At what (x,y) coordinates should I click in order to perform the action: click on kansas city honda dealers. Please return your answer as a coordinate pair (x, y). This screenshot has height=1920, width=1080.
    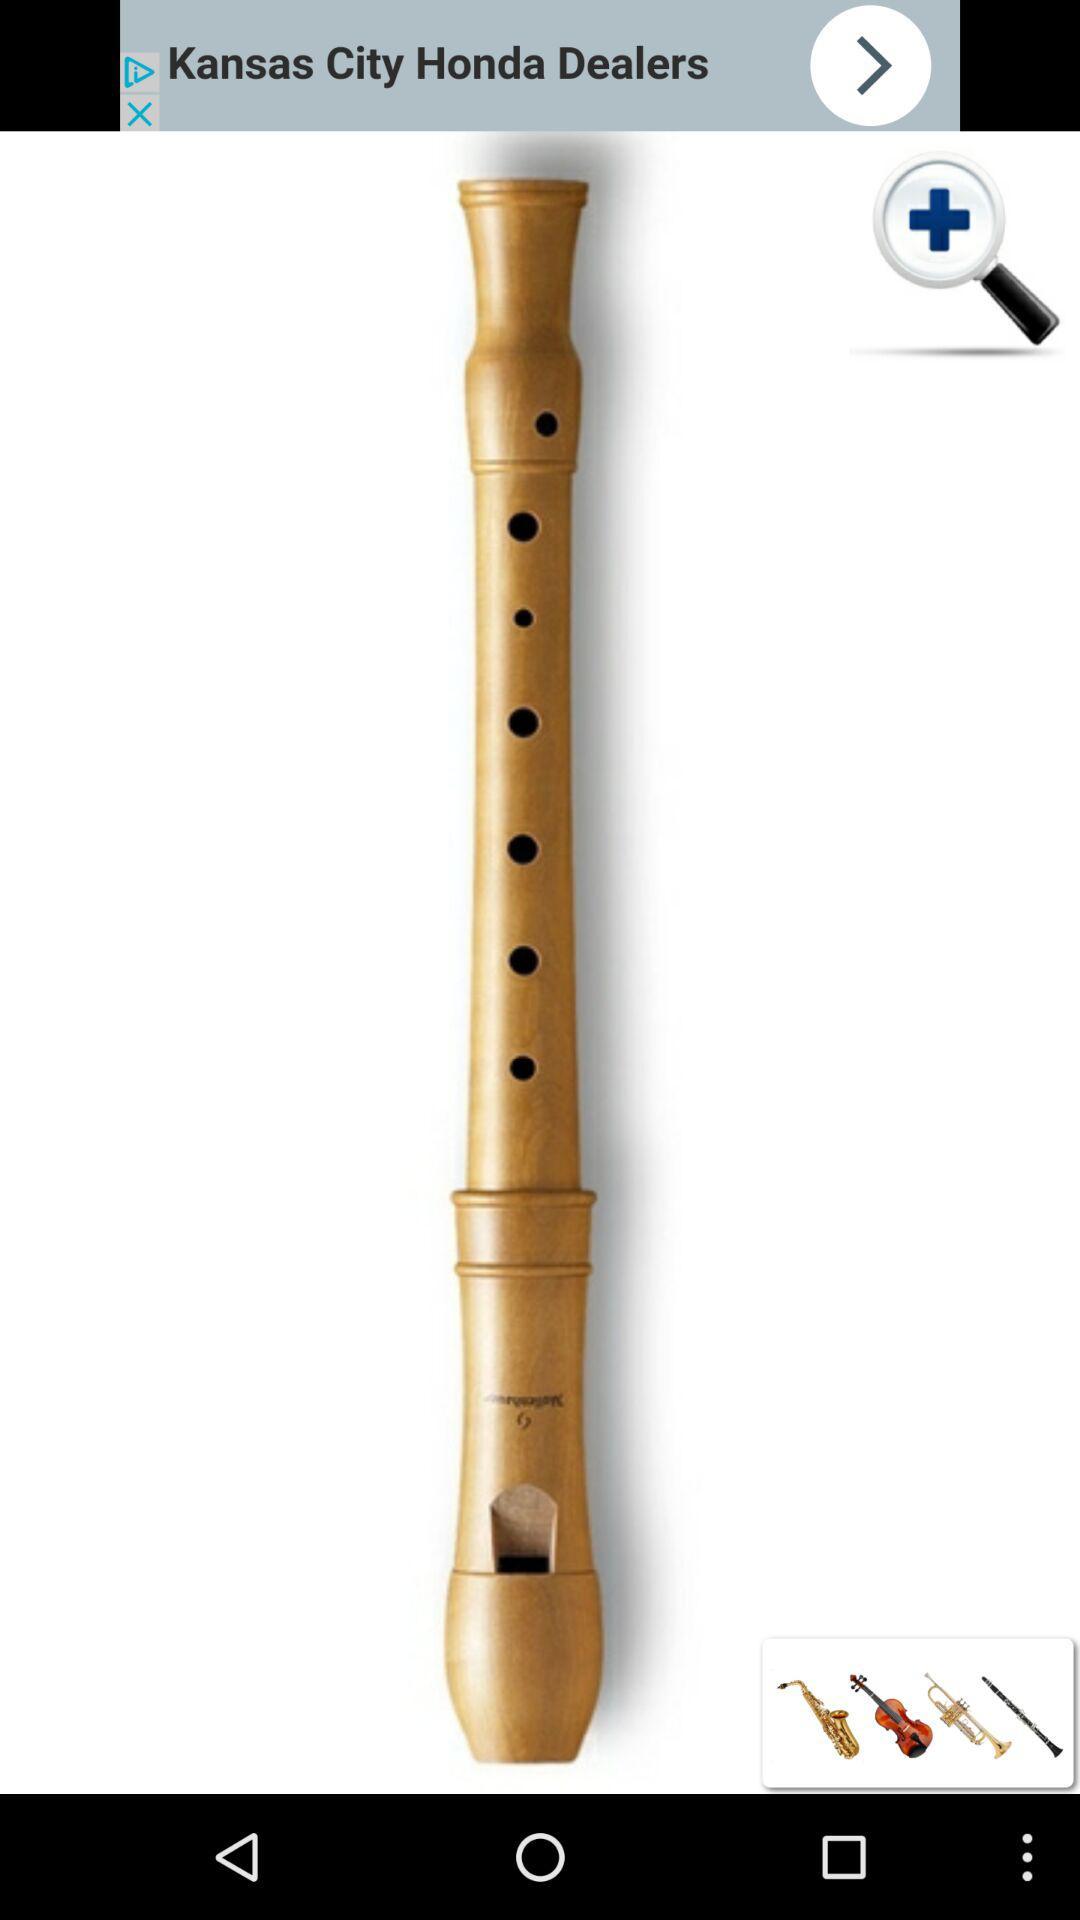
    Looking at the image, I should click on (540, 65).